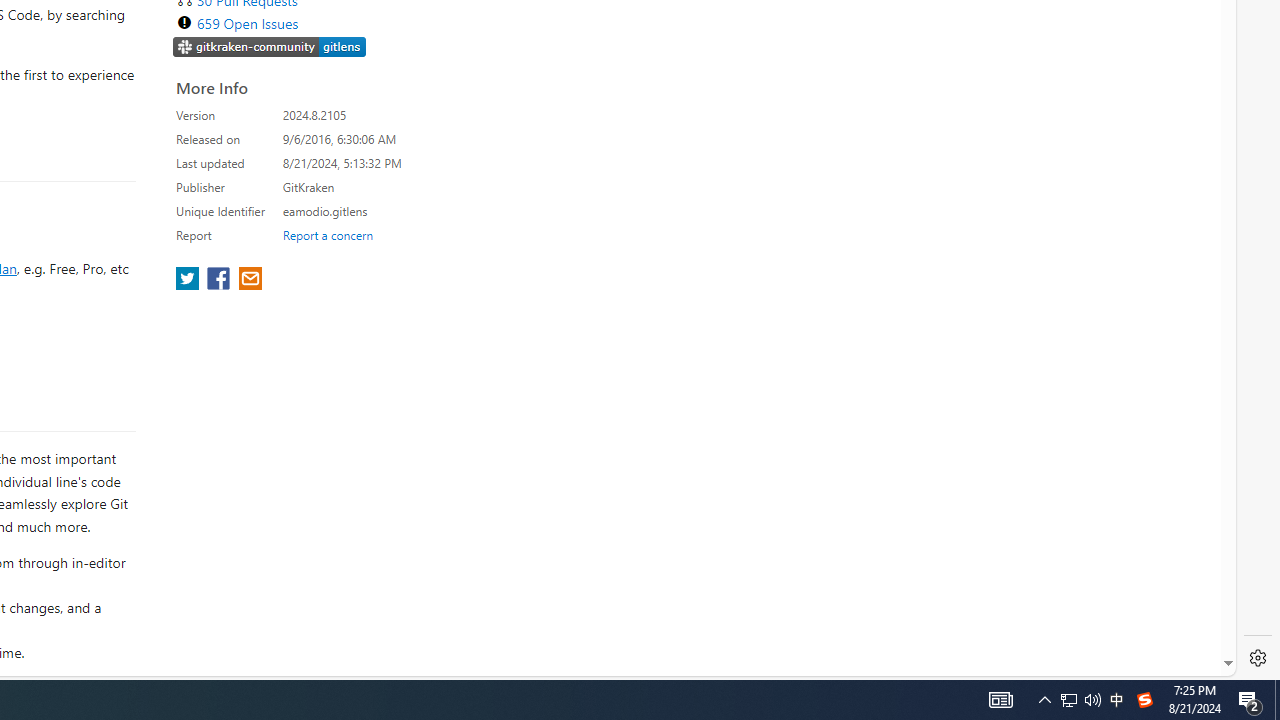  What do you see at coordinates (269, 47) in the screenshot?
I see `'https://slack.gitkraken.com//'` at bounding box center [269, 47].